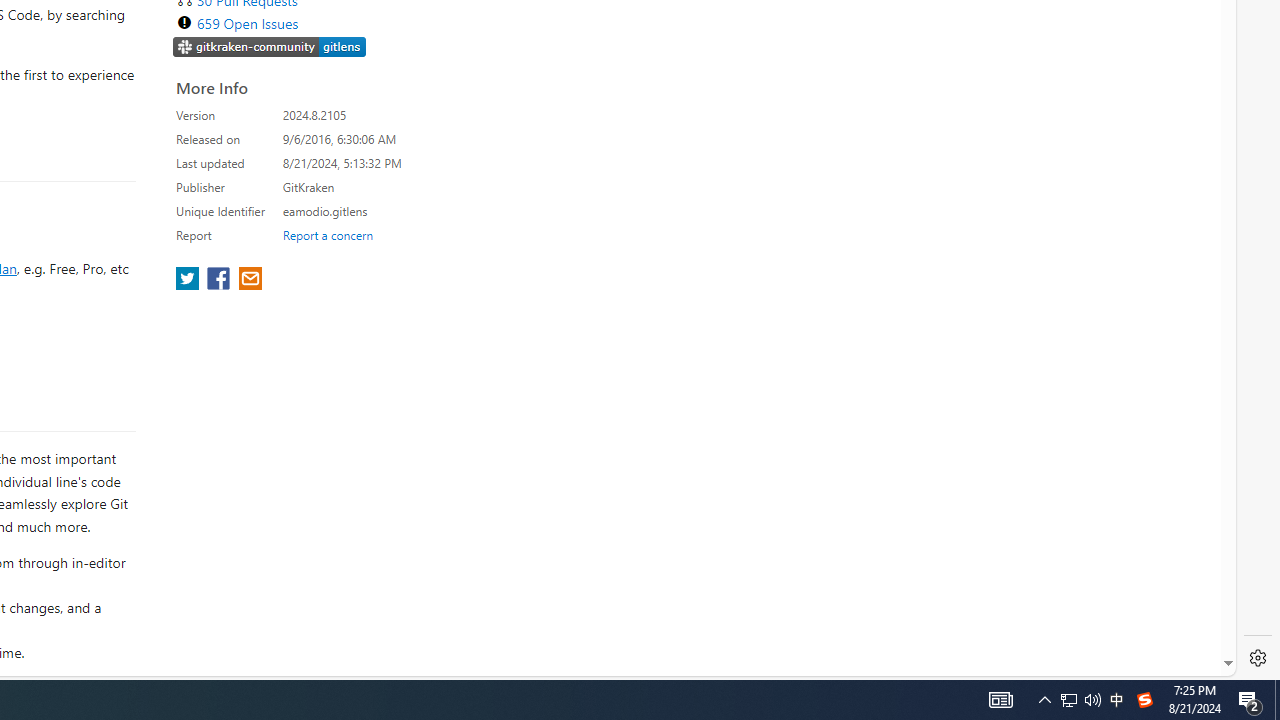  What do you see at coordinates (269, 47) in the screenshot?
I see `'https://slack.gitkraken.com//'` at bounding box center [269, 47].